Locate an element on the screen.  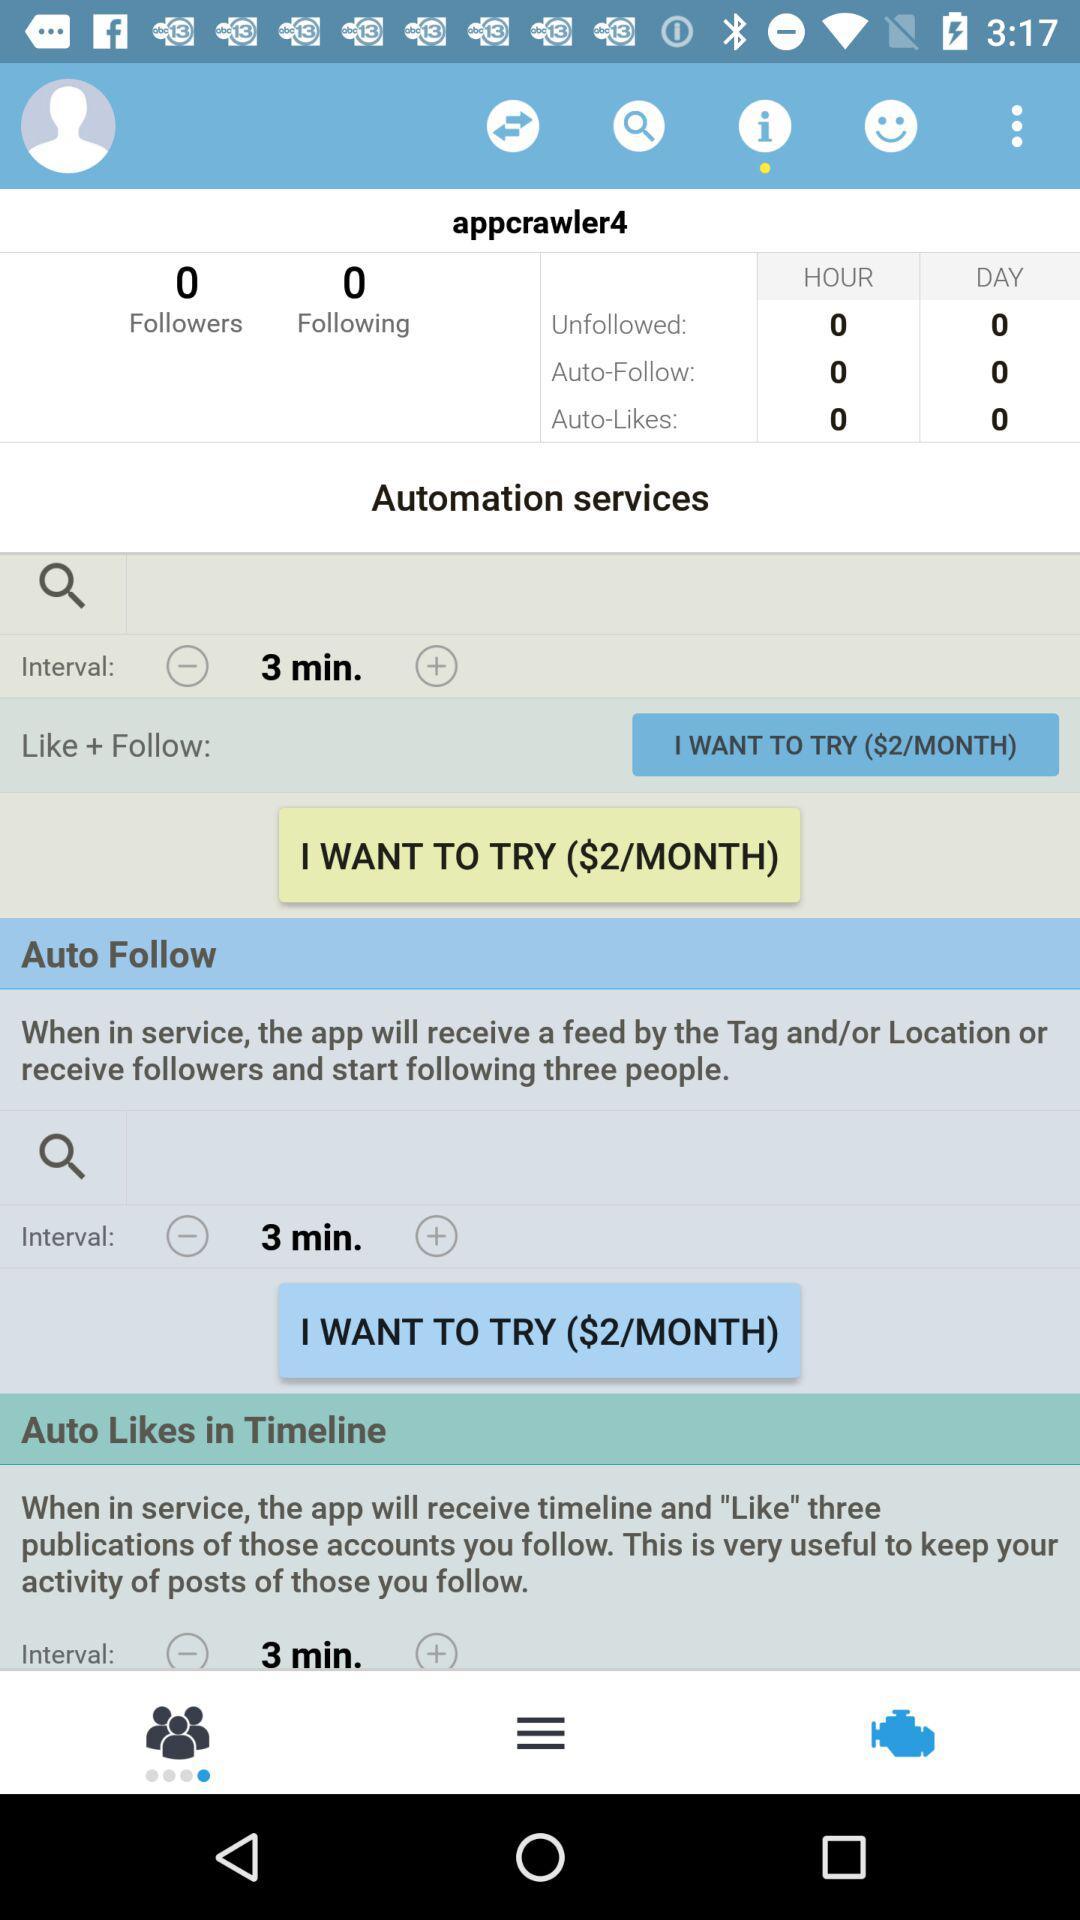
switch between forward and backward is located at coordinates (512, 124).